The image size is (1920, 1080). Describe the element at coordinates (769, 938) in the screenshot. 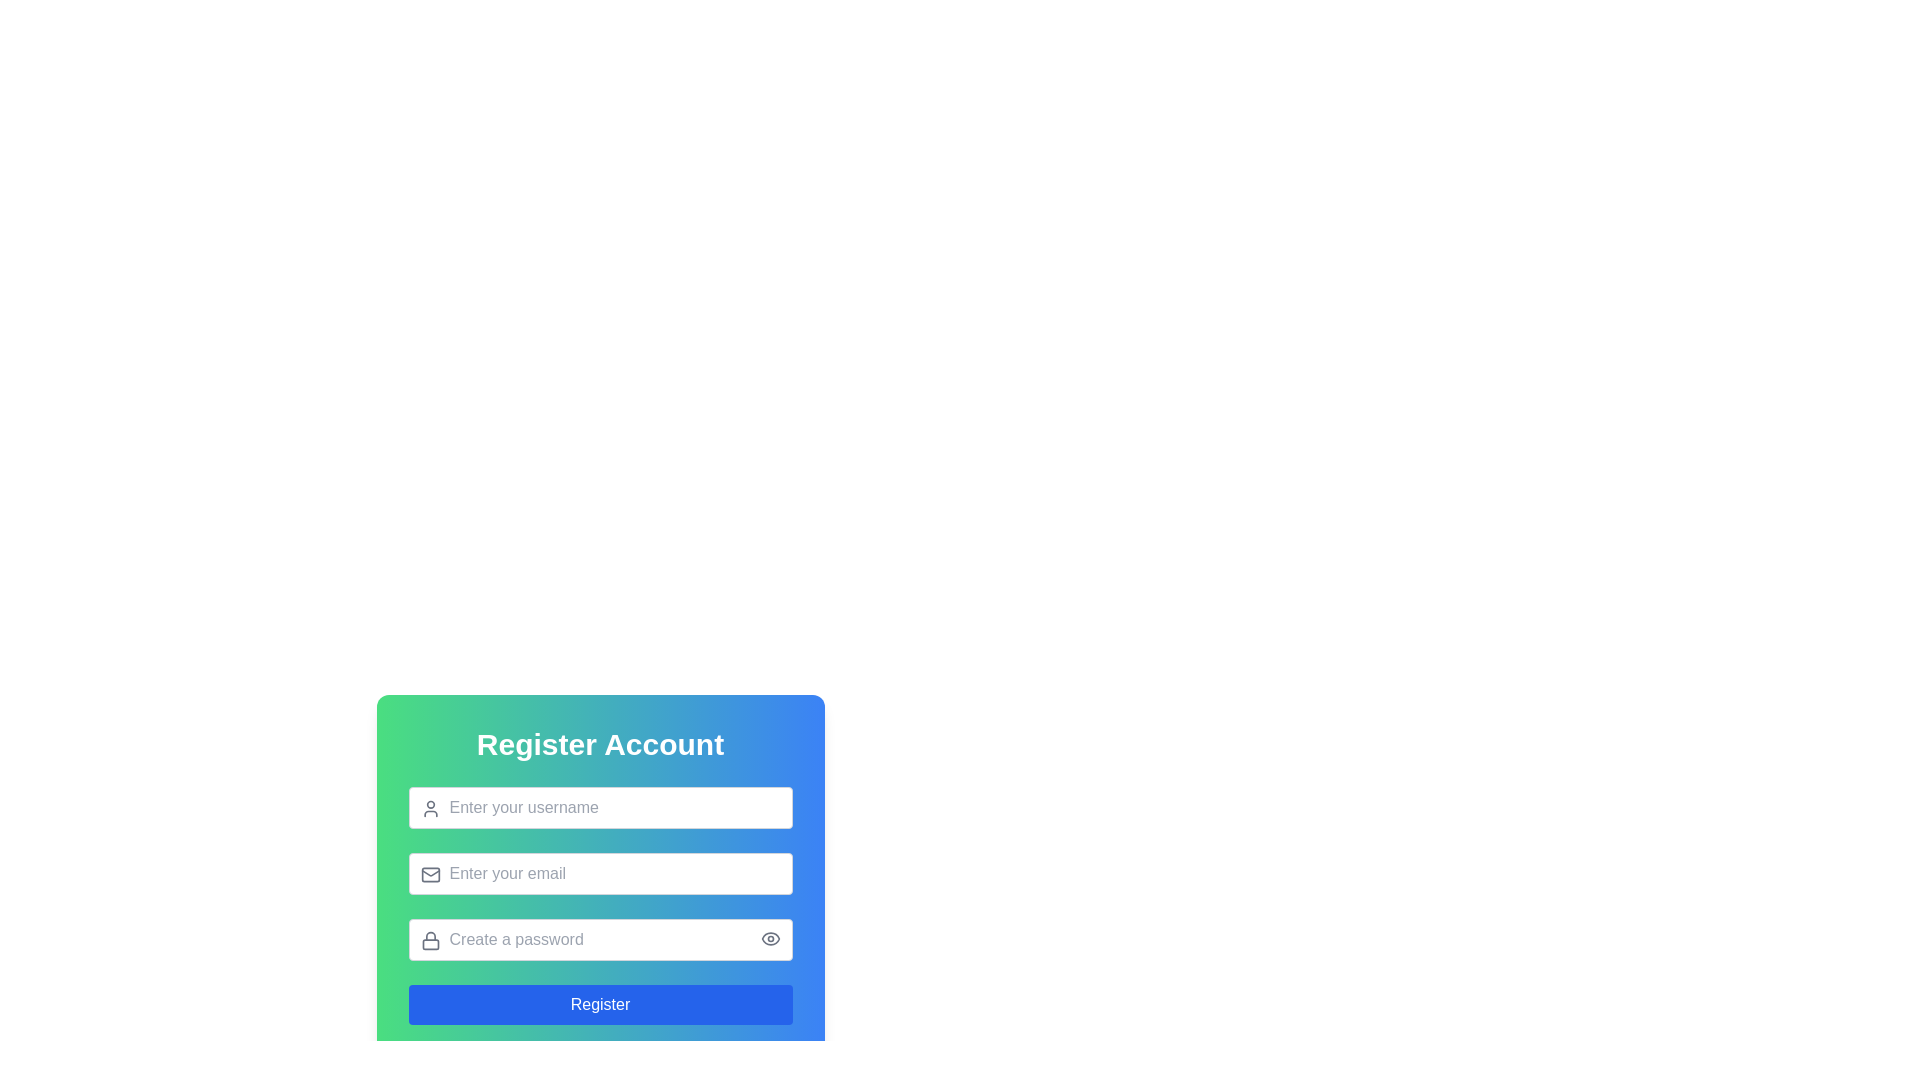

I see `the eye icon button located at the top-right corner of the password input field` at that location.